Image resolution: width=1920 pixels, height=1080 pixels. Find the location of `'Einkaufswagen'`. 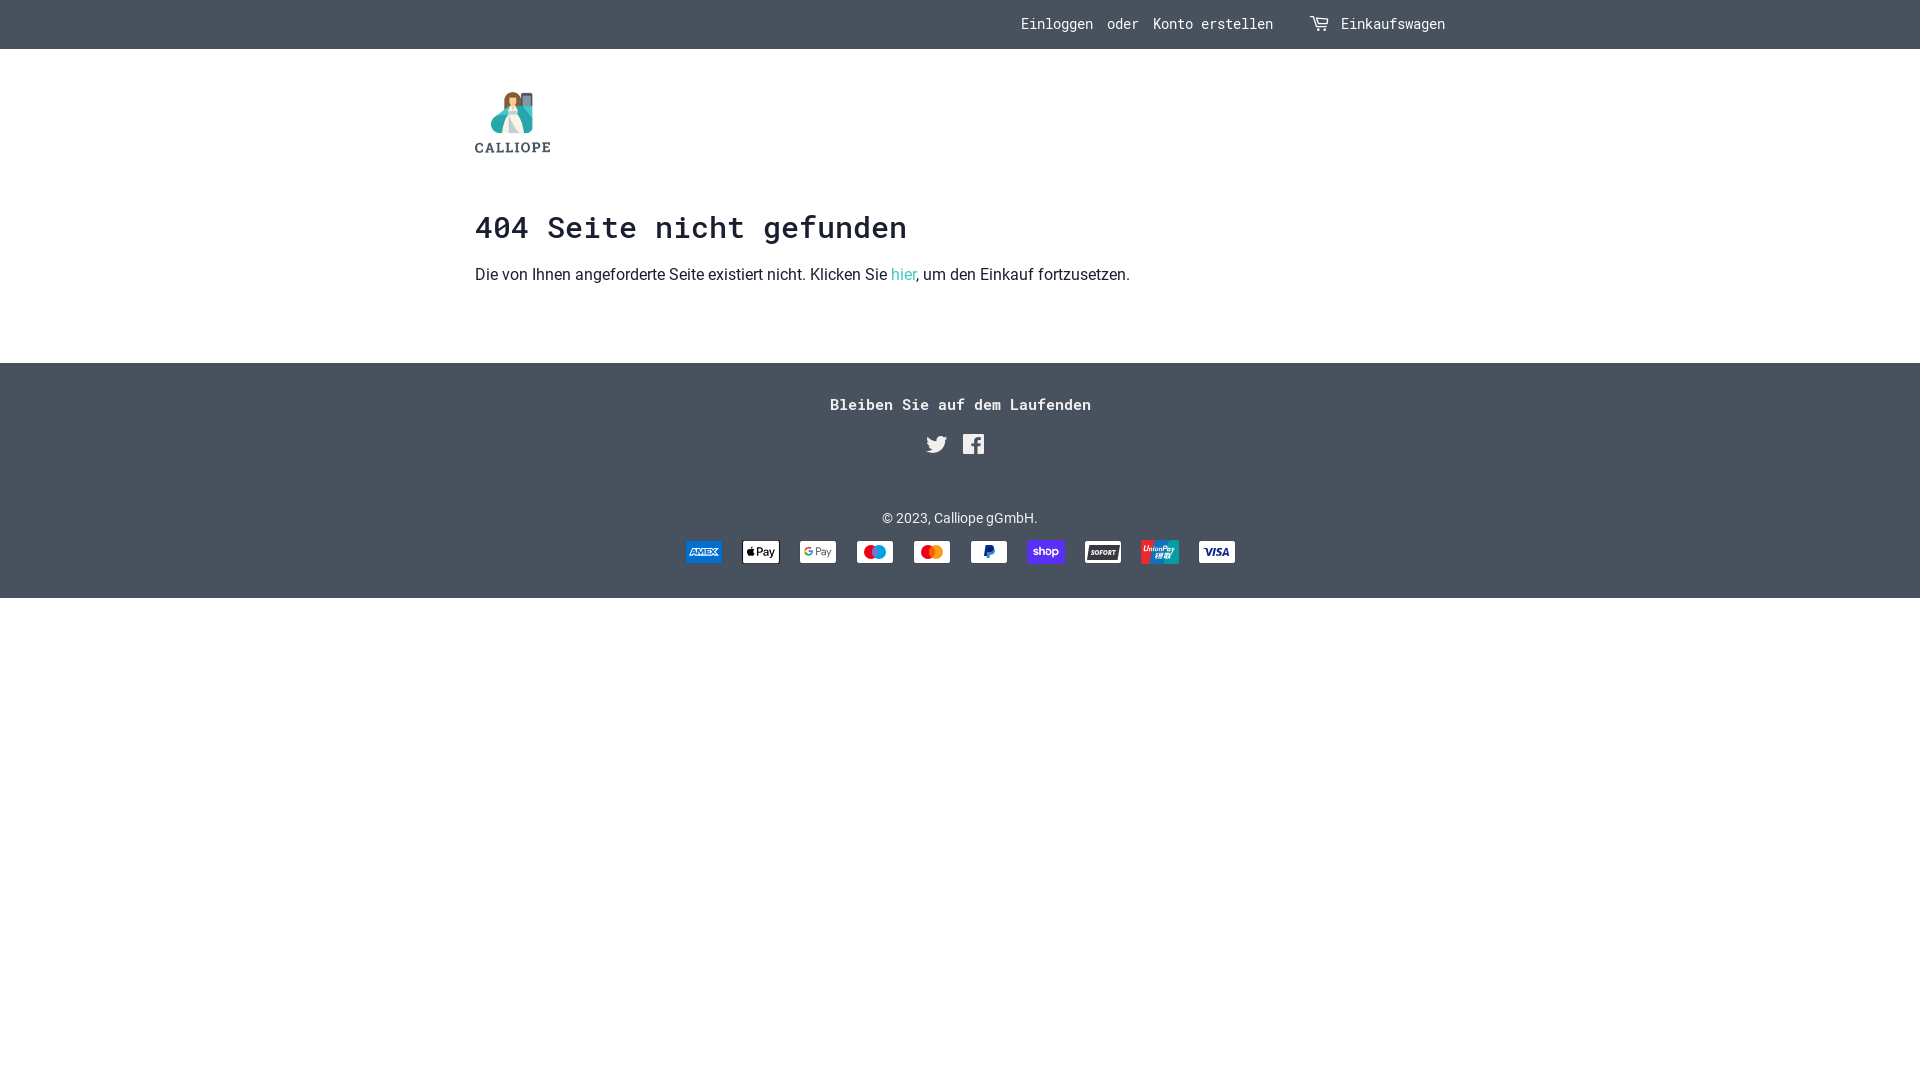

'Einkaufswagen' is located at coordinates (1391, 24).